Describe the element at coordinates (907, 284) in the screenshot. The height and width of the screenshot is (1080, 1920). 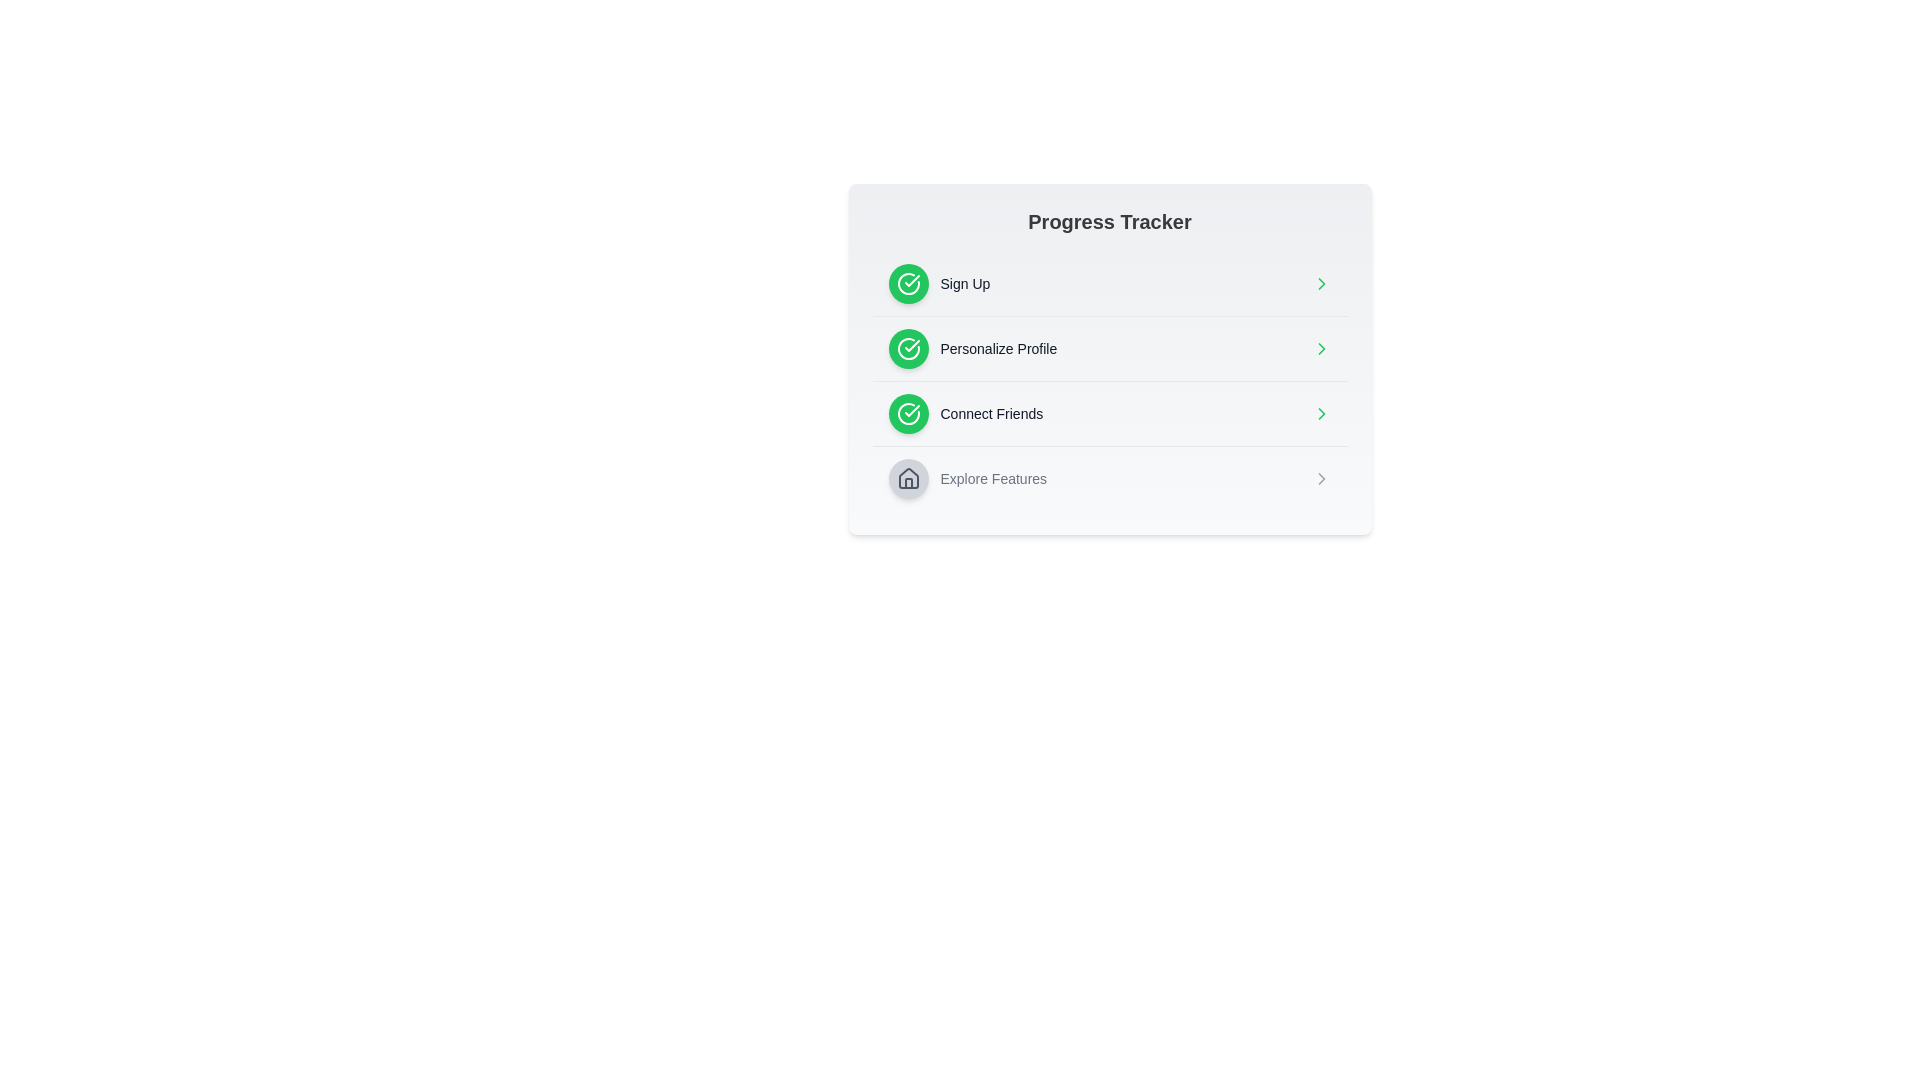
I see `the circular icon with a check mark inside, which is the first icon in the vertical progress tracker list for the 'Sign Up' step` at that location.